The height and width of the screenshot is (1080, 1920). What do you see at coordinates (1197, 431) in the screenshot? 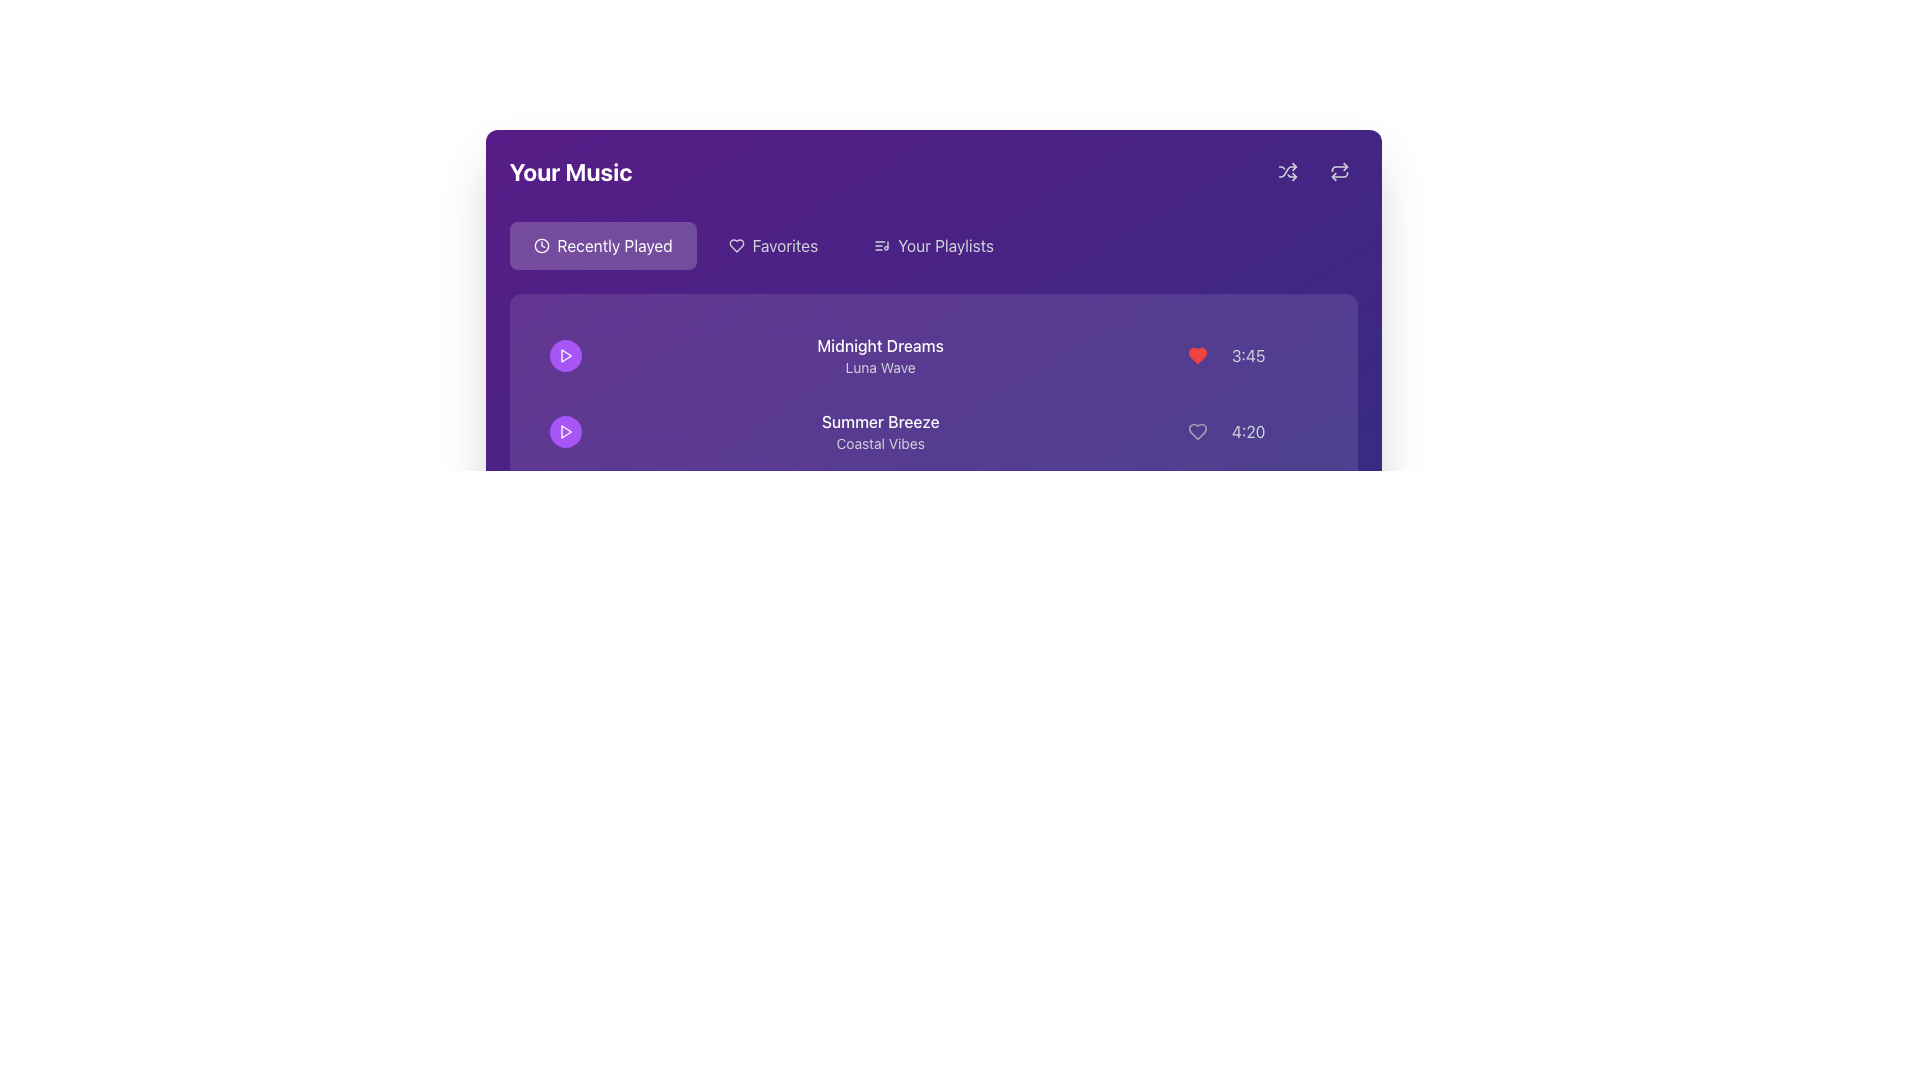
I see `the 'favorite' icon located to the right of the text 'Midnight Dreams'` at bounding box center [1197, 431].